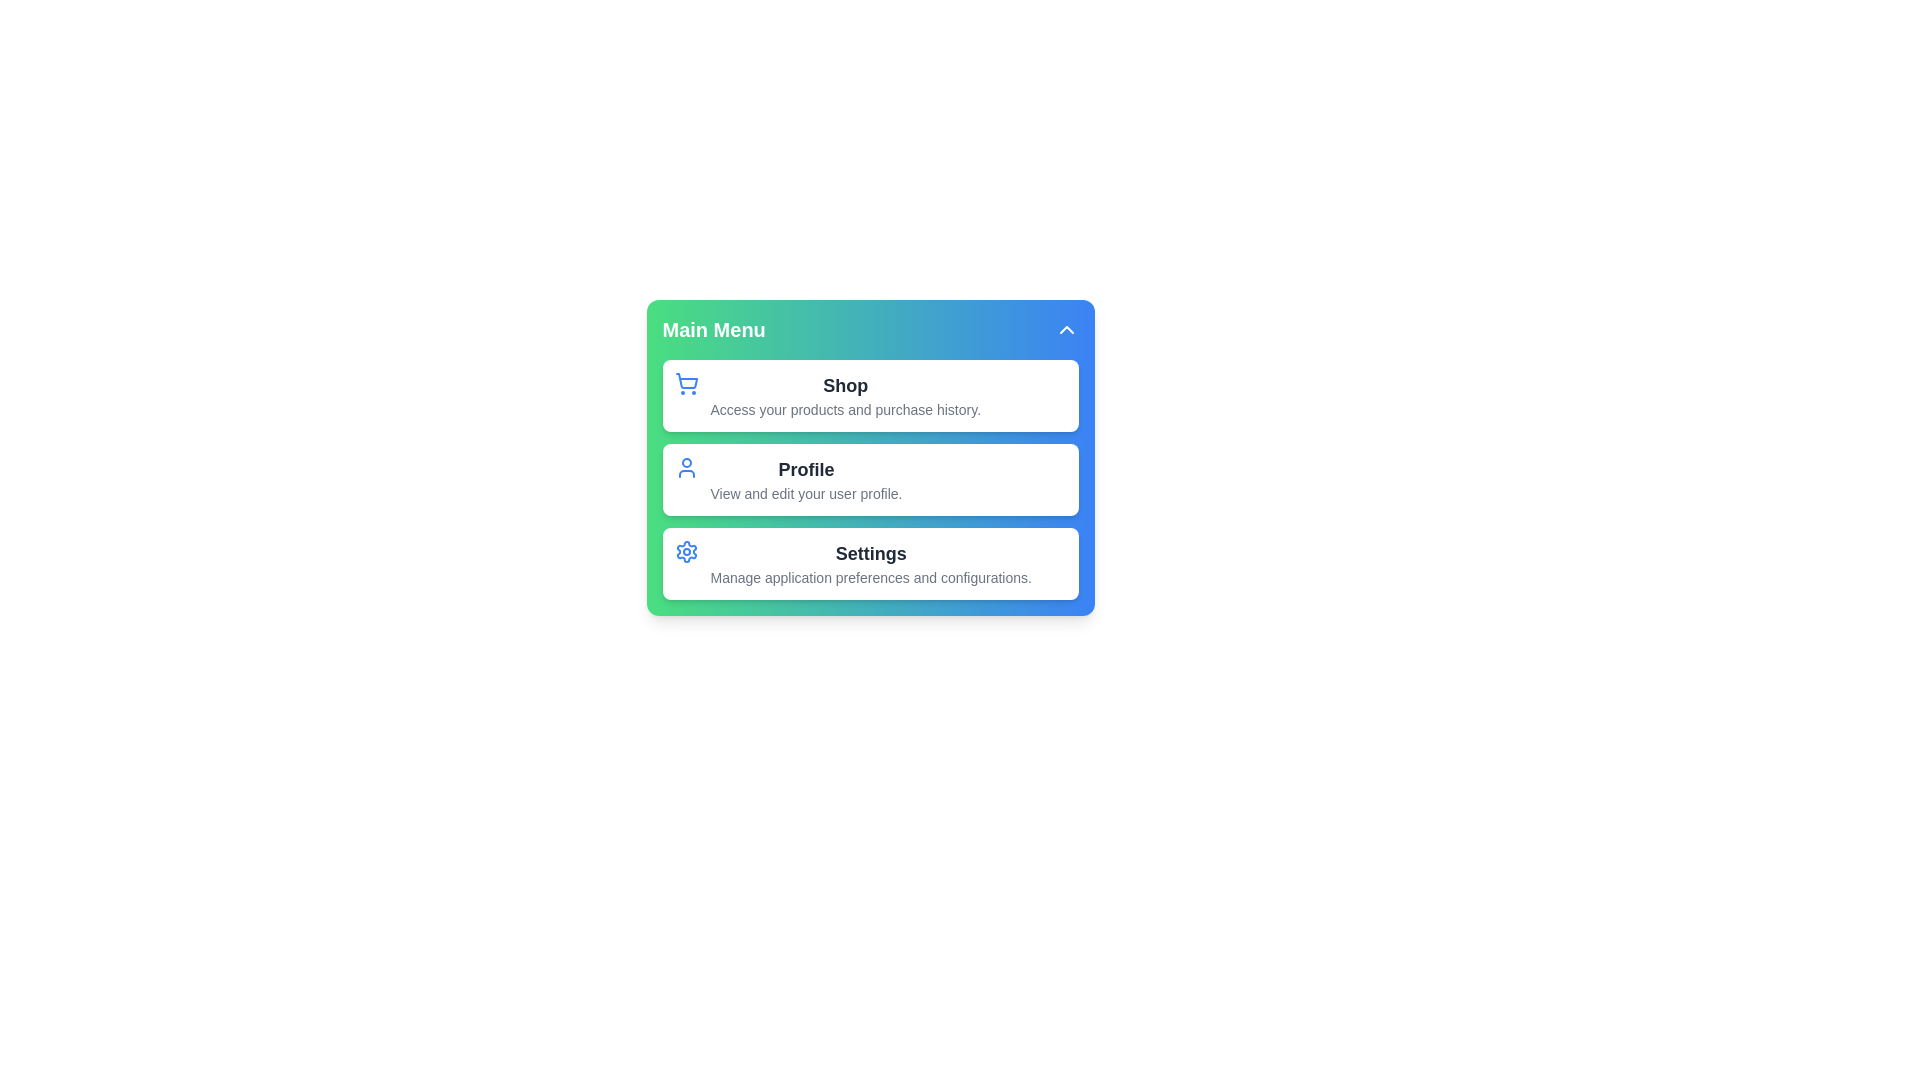 The image size is (1920, 1080). What do you see at coordinates (870, 396) in the screenshot?
I see `the menu item Shop from the interactive menu` at bounding box center [870, 396].